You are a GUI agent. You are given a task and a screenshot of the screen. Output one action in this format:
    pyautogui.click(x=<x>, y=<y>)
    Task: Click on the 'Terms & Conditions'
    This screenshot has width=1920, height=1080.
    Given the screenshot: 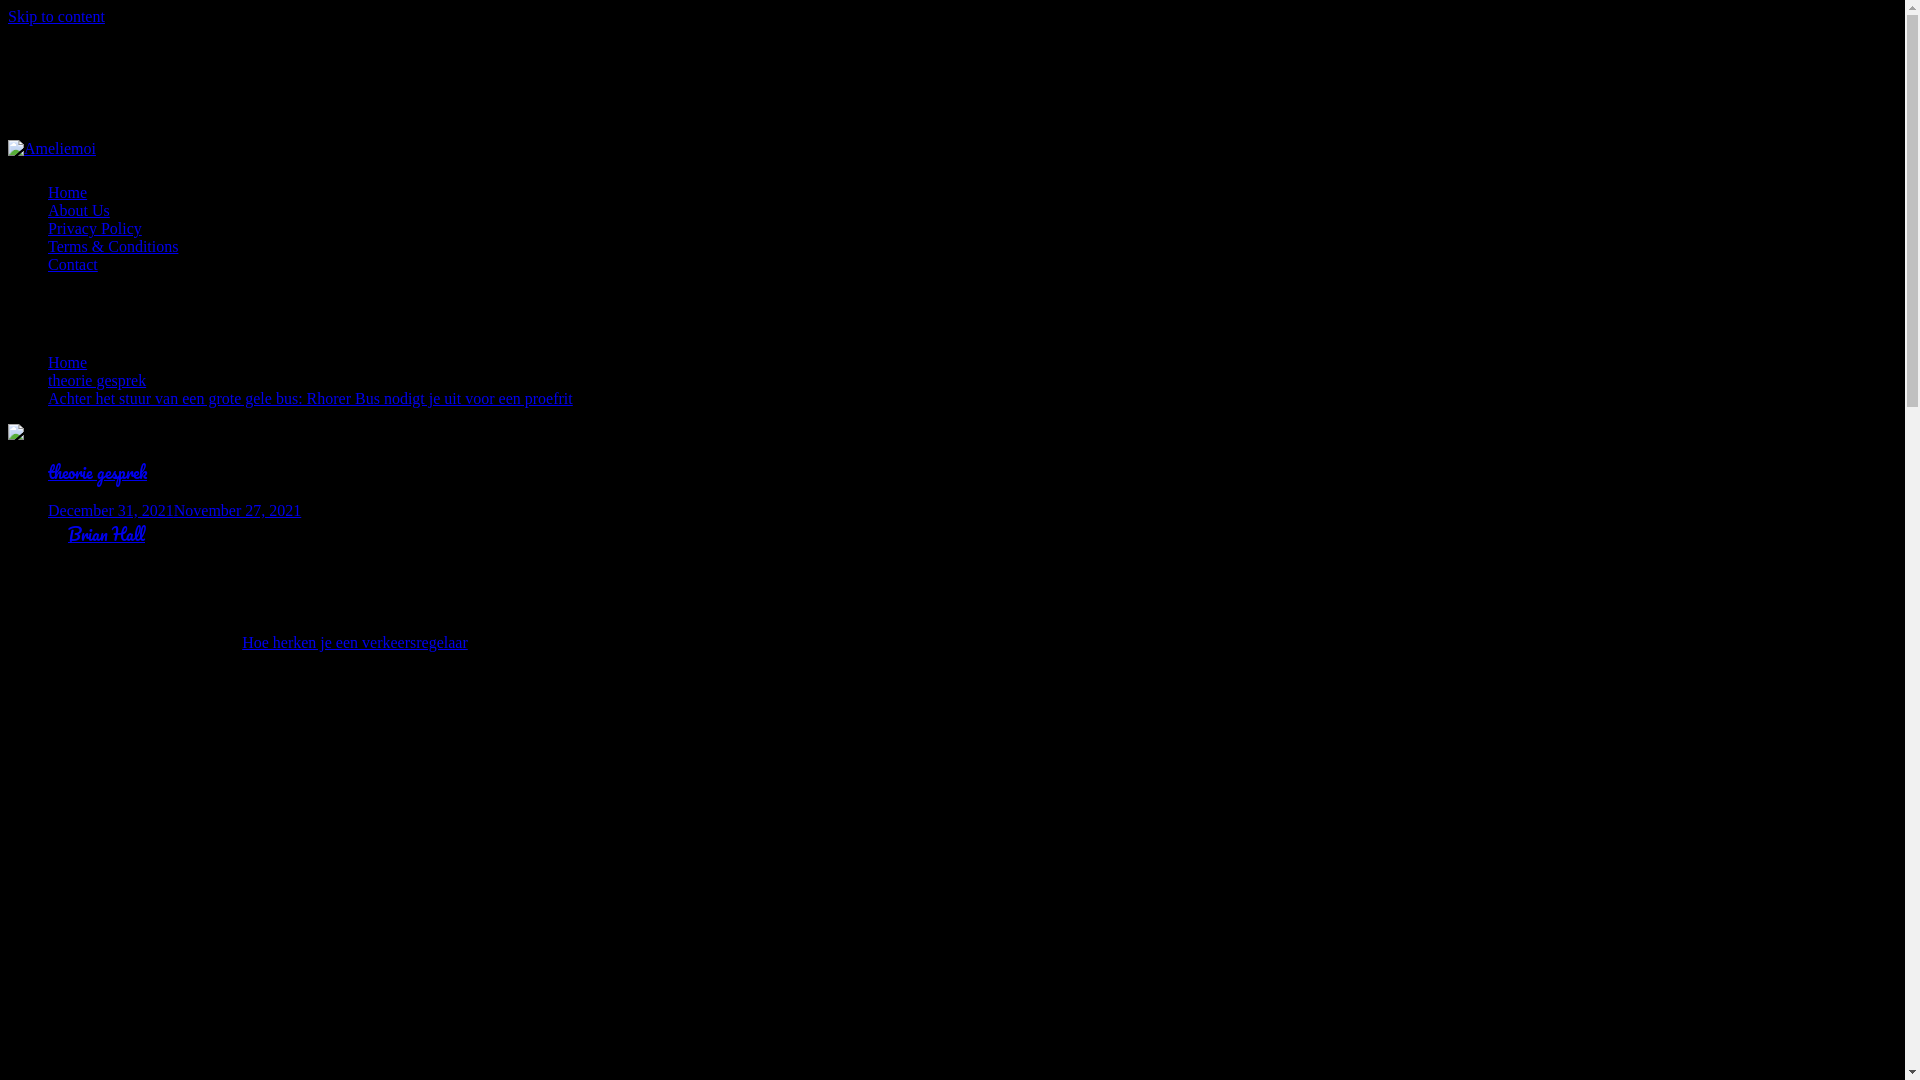 What is the action you would take?
    pyautogui.click(x=112, y=245)
    